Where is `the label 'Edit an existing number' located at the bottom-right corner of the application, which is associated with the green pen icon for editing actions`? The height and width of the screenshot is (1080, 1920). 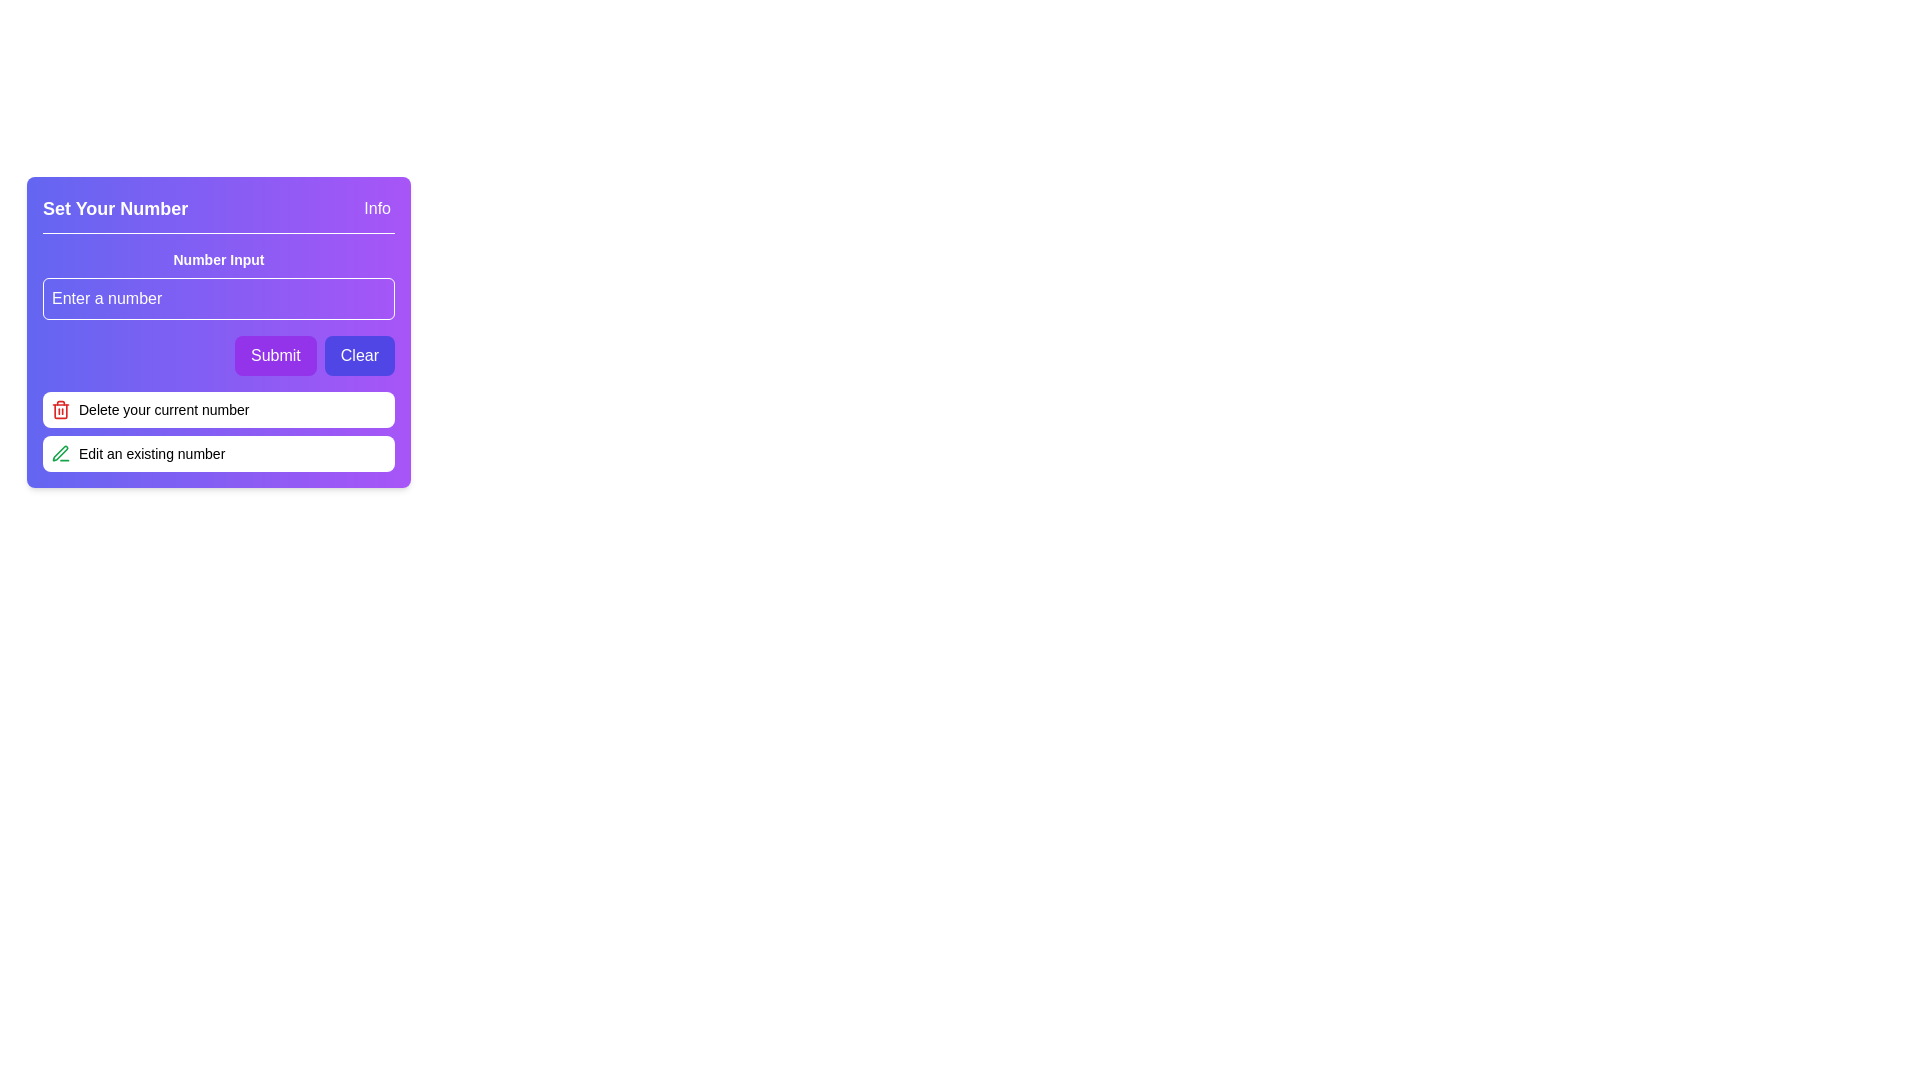 the label 'Edit an existing number' located at the bottom-right corner of the application, which is associated with the green pen icon for editing actions is located at coordinates (151, 454).